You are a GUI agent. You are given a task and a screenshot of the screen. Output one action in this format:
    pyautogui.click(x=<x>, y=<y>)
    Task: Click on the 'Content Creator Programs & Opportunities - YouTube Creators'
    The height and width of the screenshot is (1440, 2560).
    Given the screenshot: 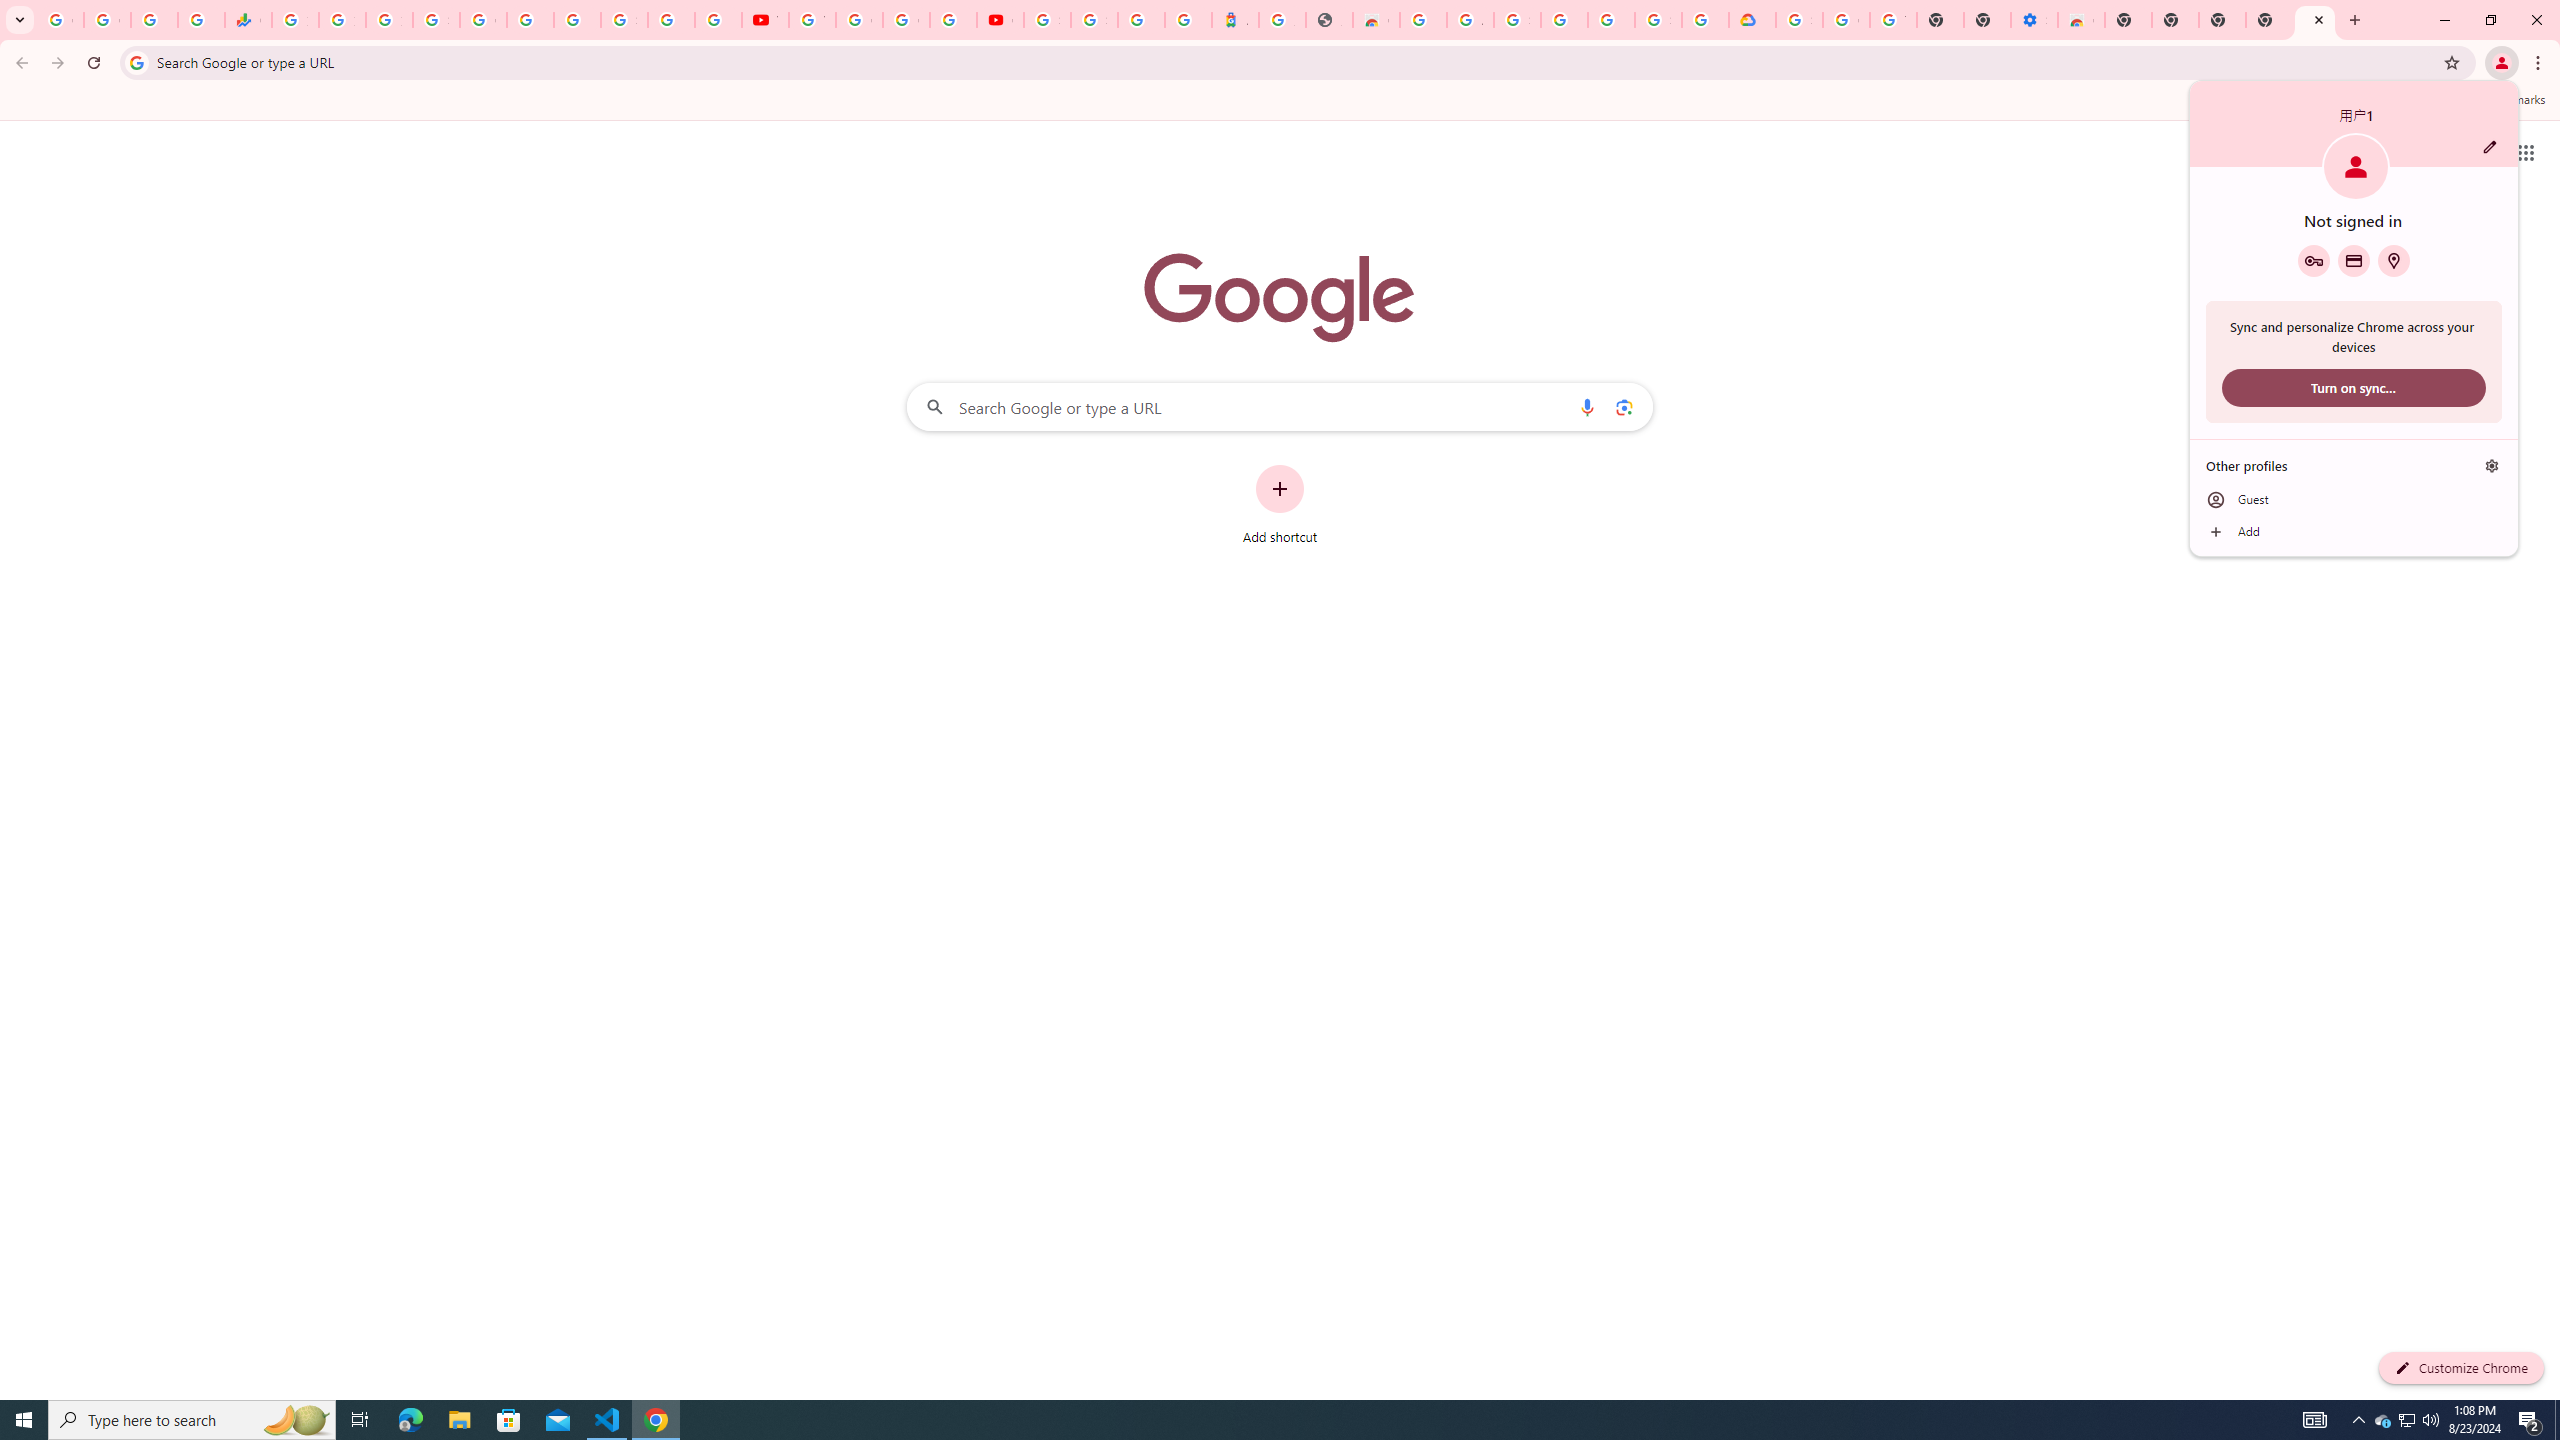 What is the action you would take?
    pyautogui.click(x=999, y=19)
    